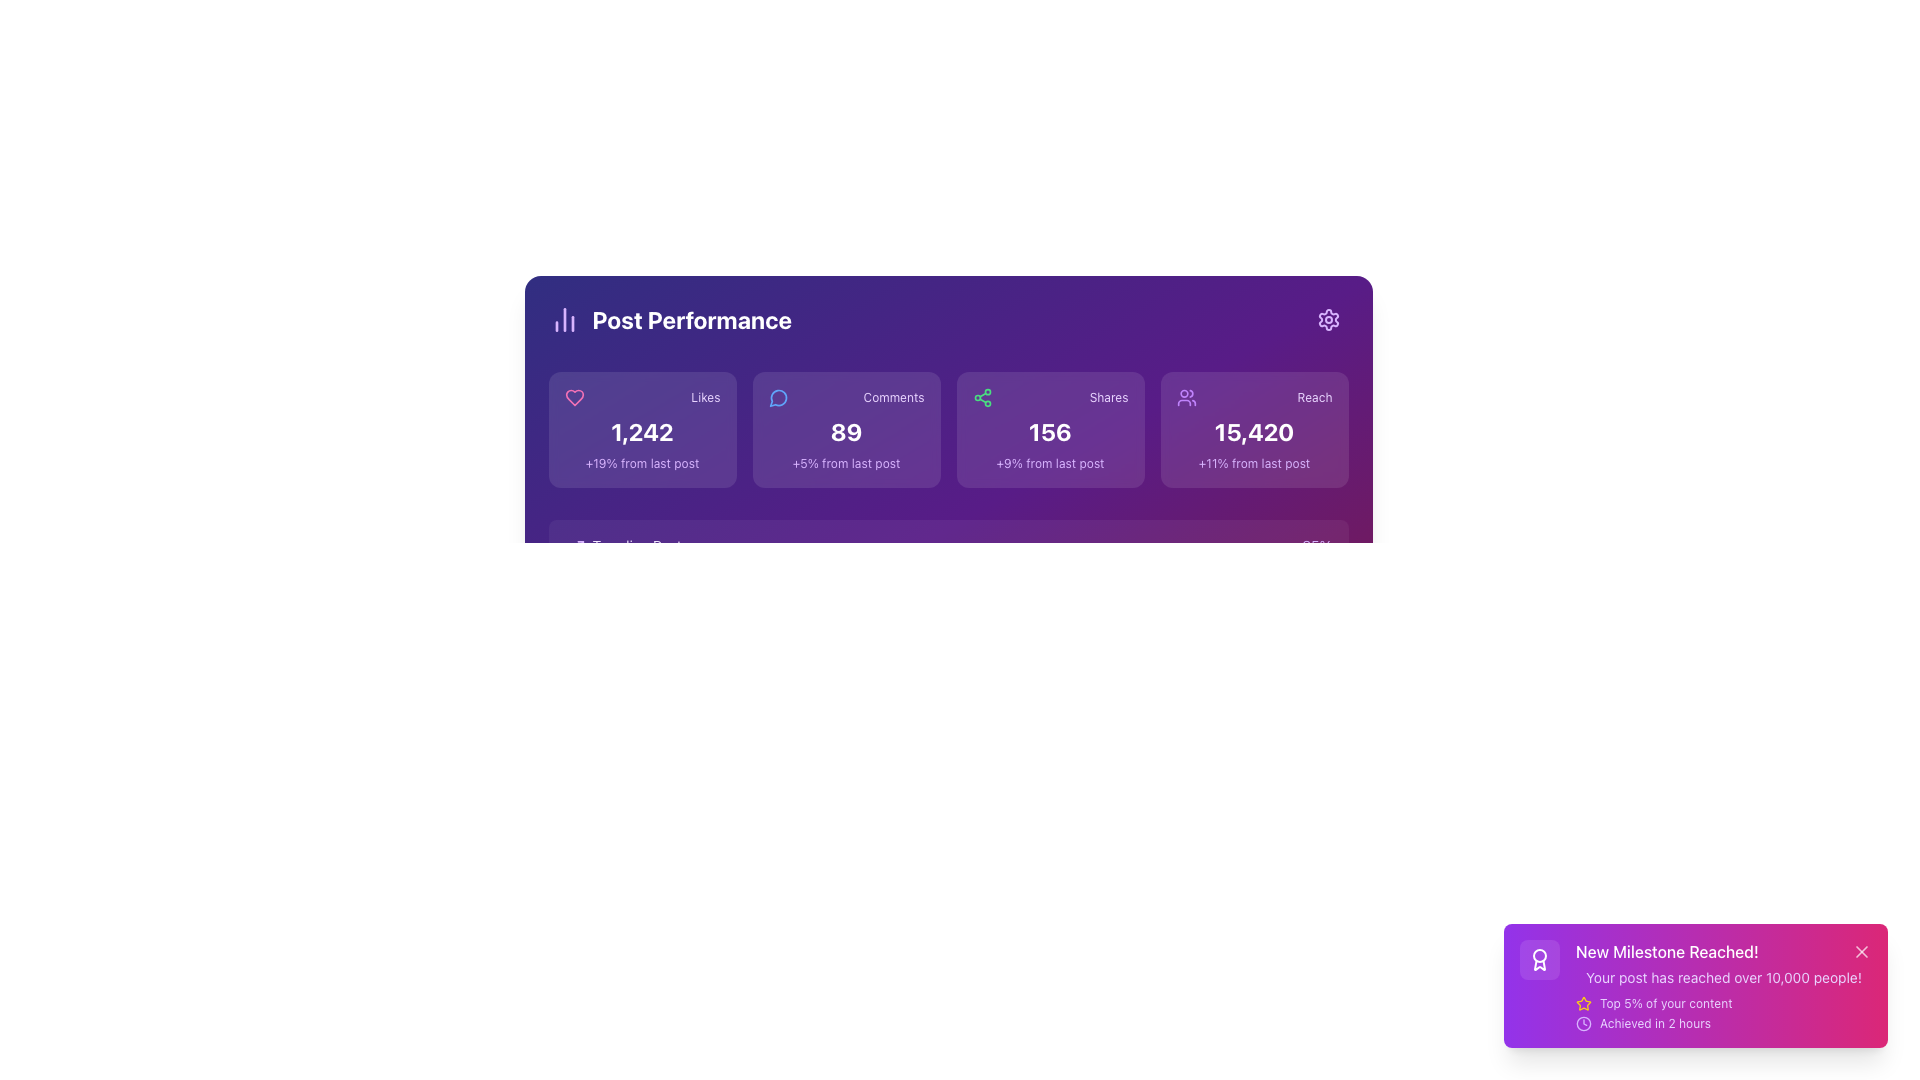 This screenshot has height=1080, width=1920. I want to click on the Informative Card displaying the number of shares (156) and comparison to previous post (+9%) in the third box of the horizontal row, so click(1049, 428).